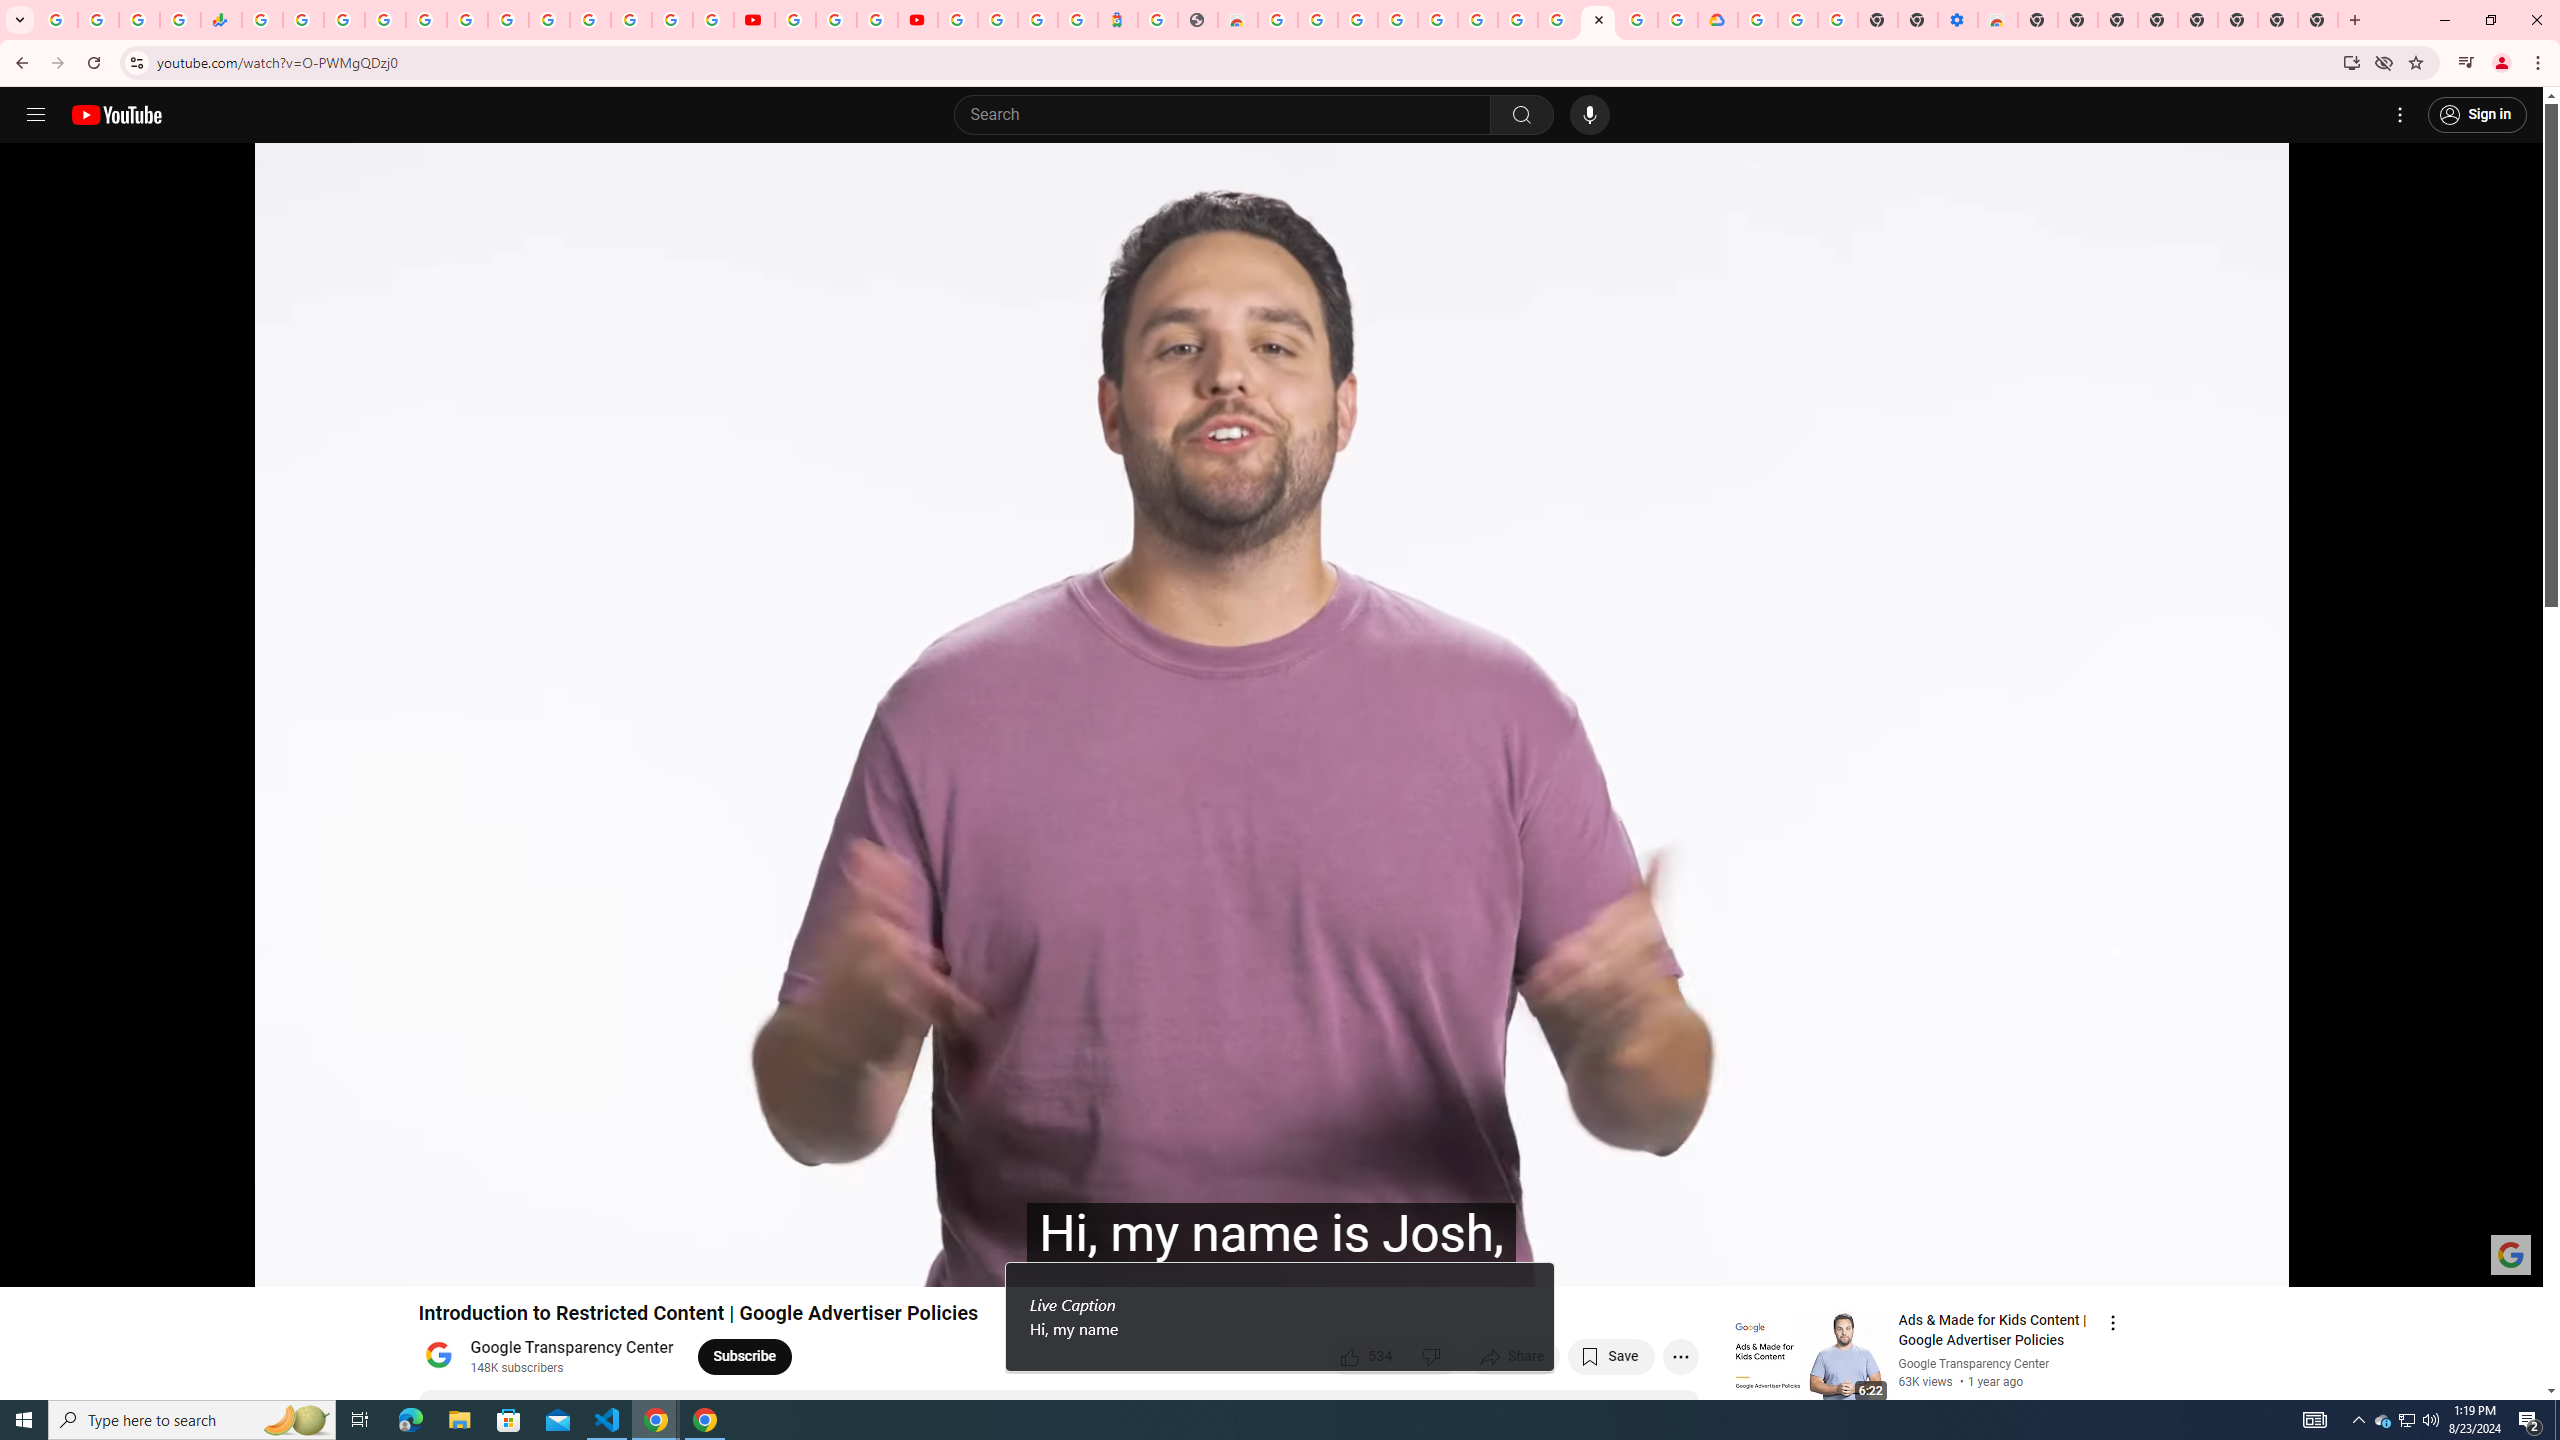 This screenshot has width=2560, height=1440. Describe the element at coordinates (572, 1347) in the screenshot. I see `'Google Transparency Center'` at that location.